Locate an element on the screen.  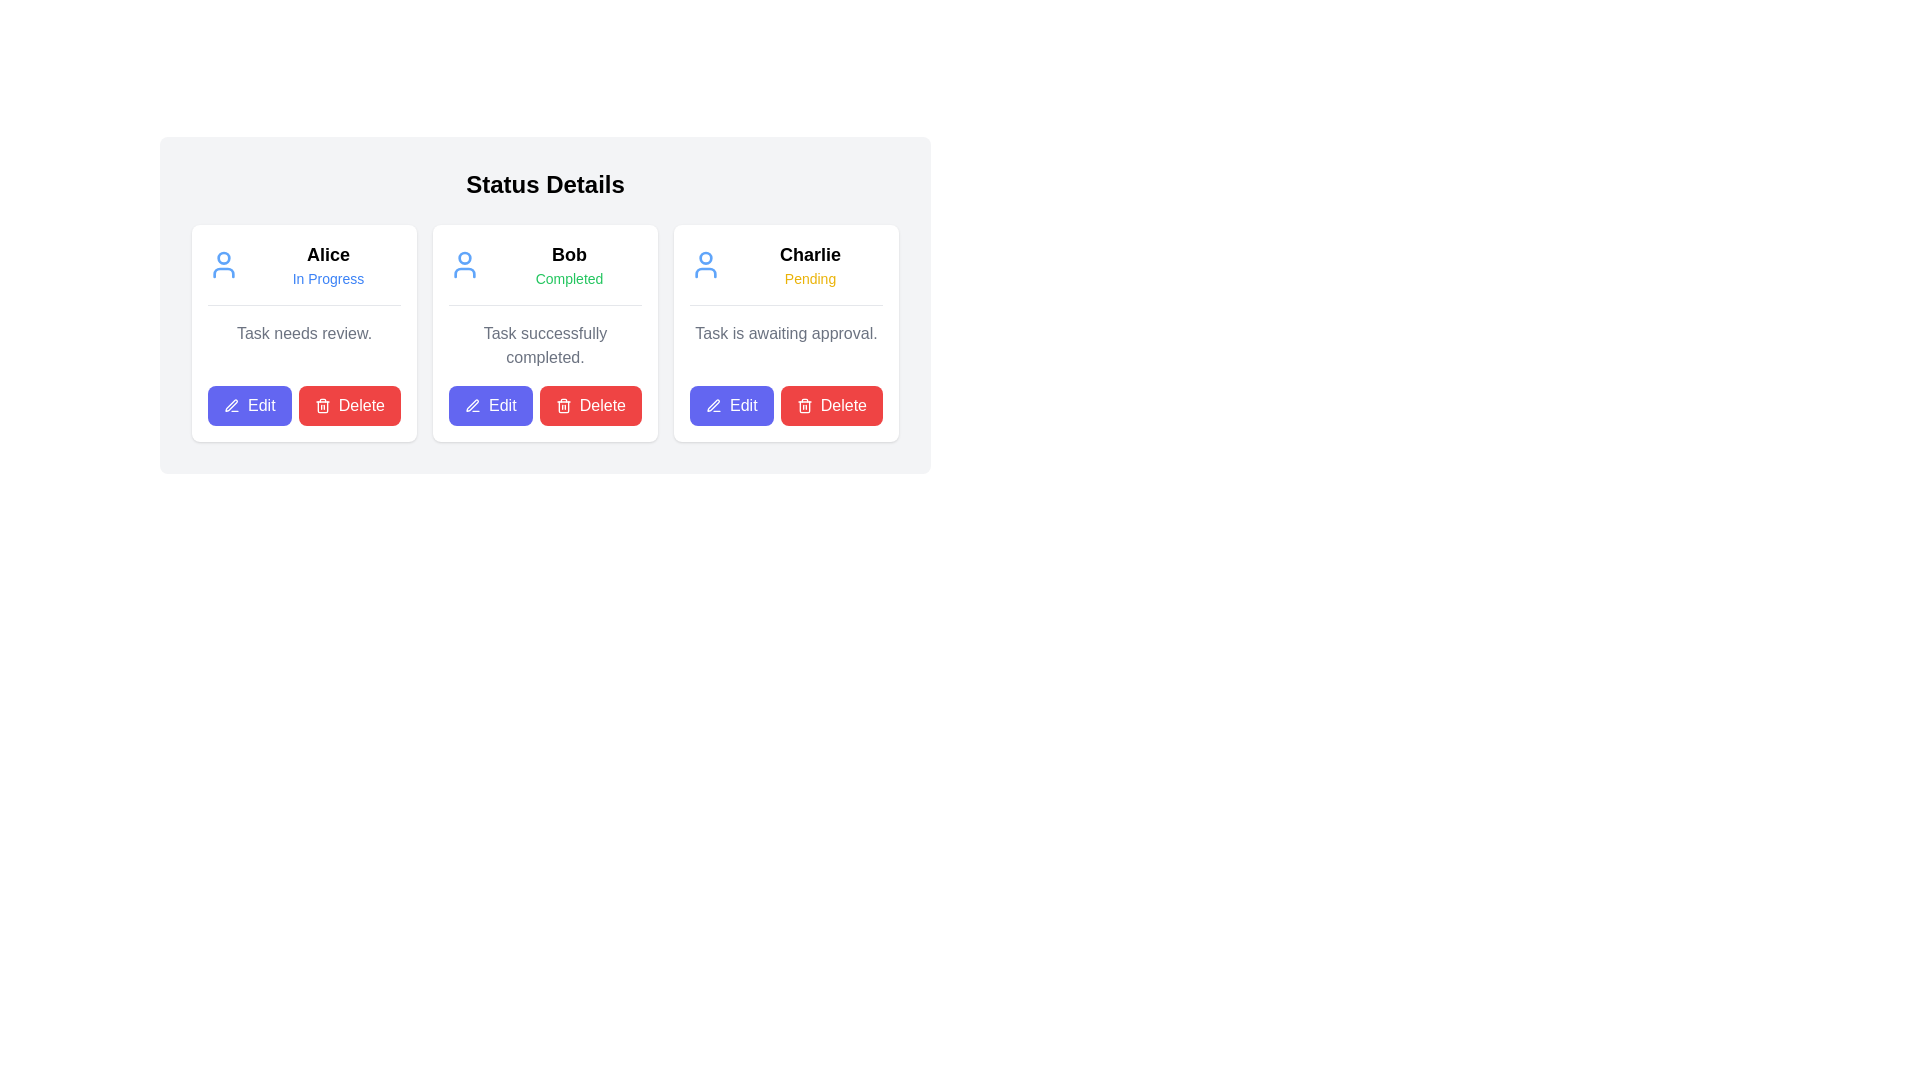
the pen icon within the 'Edit' button of the second card representing 'Bob' is located at coordinates (471, 405).